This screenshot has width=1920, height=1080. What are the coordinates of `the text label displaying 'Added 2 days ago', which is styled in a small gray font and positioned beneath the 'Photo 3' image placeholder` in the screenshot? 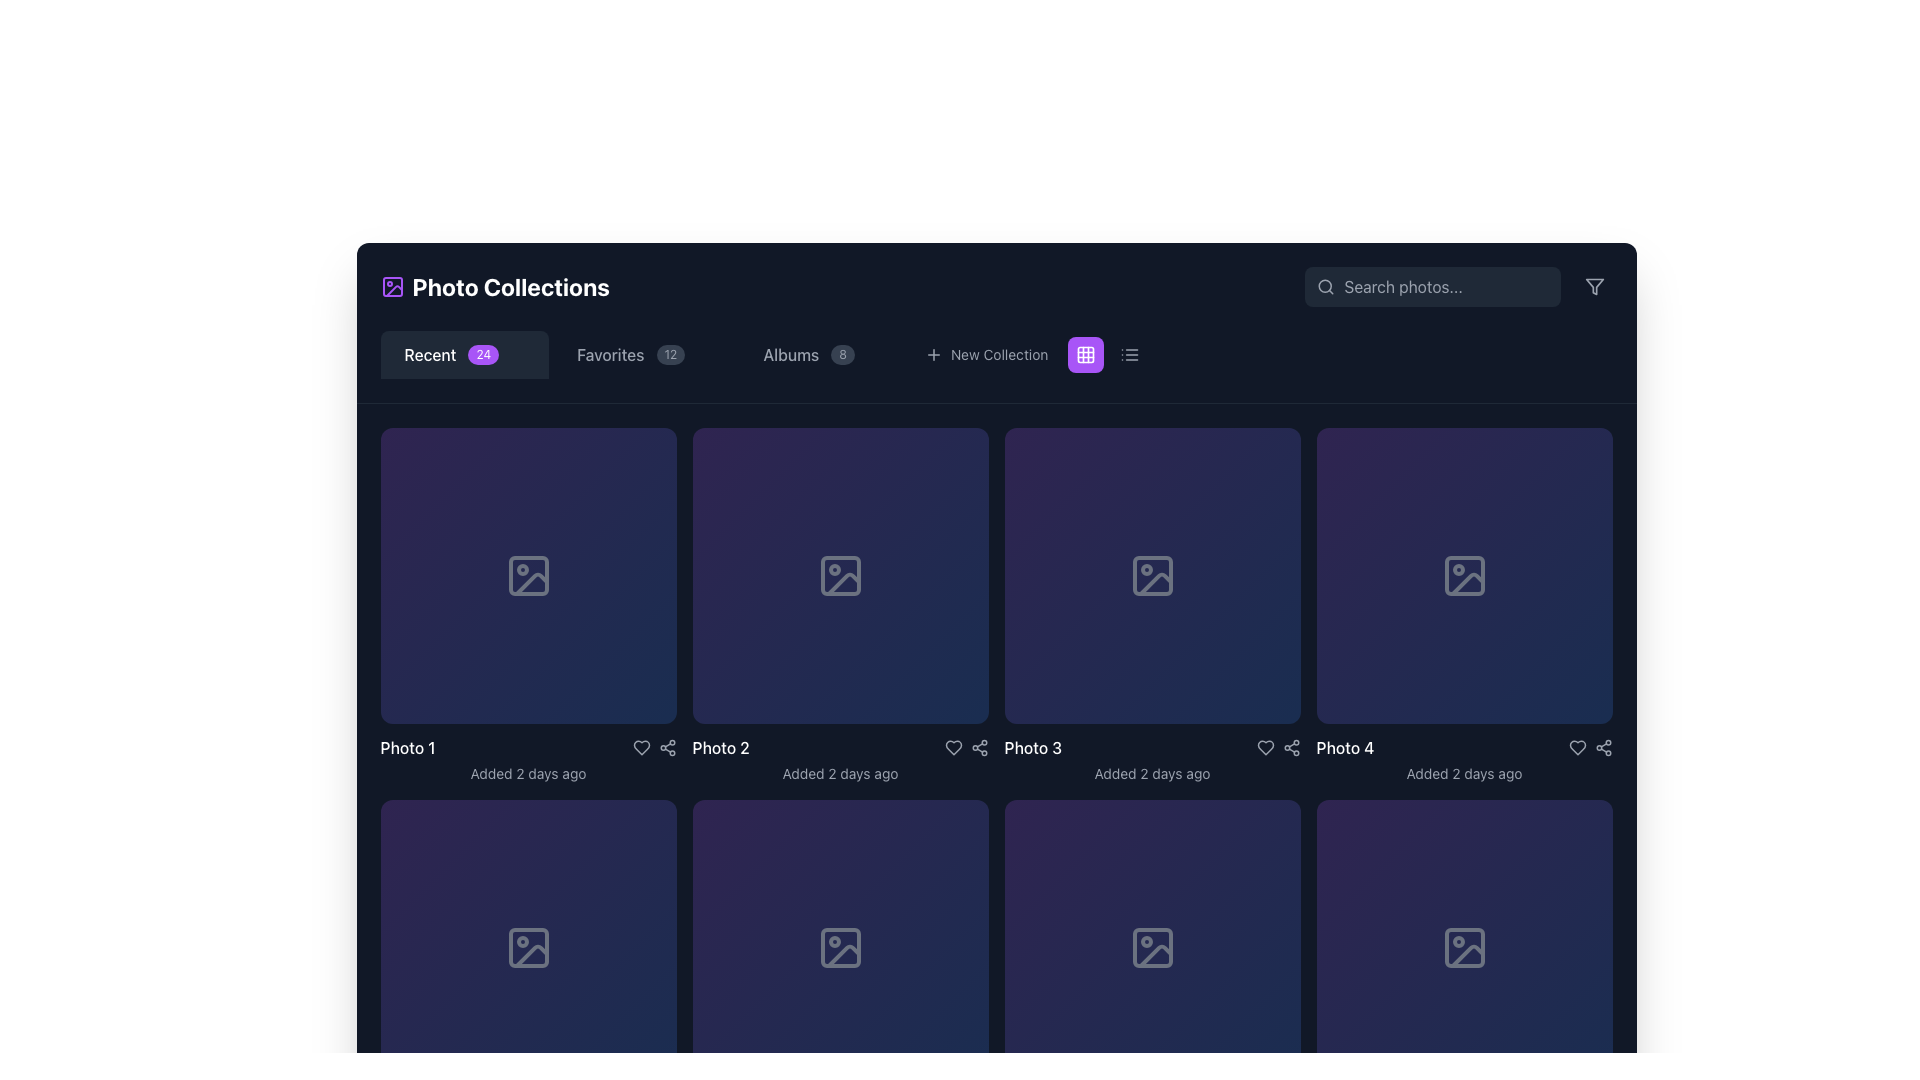 It's located at (1152, 773).